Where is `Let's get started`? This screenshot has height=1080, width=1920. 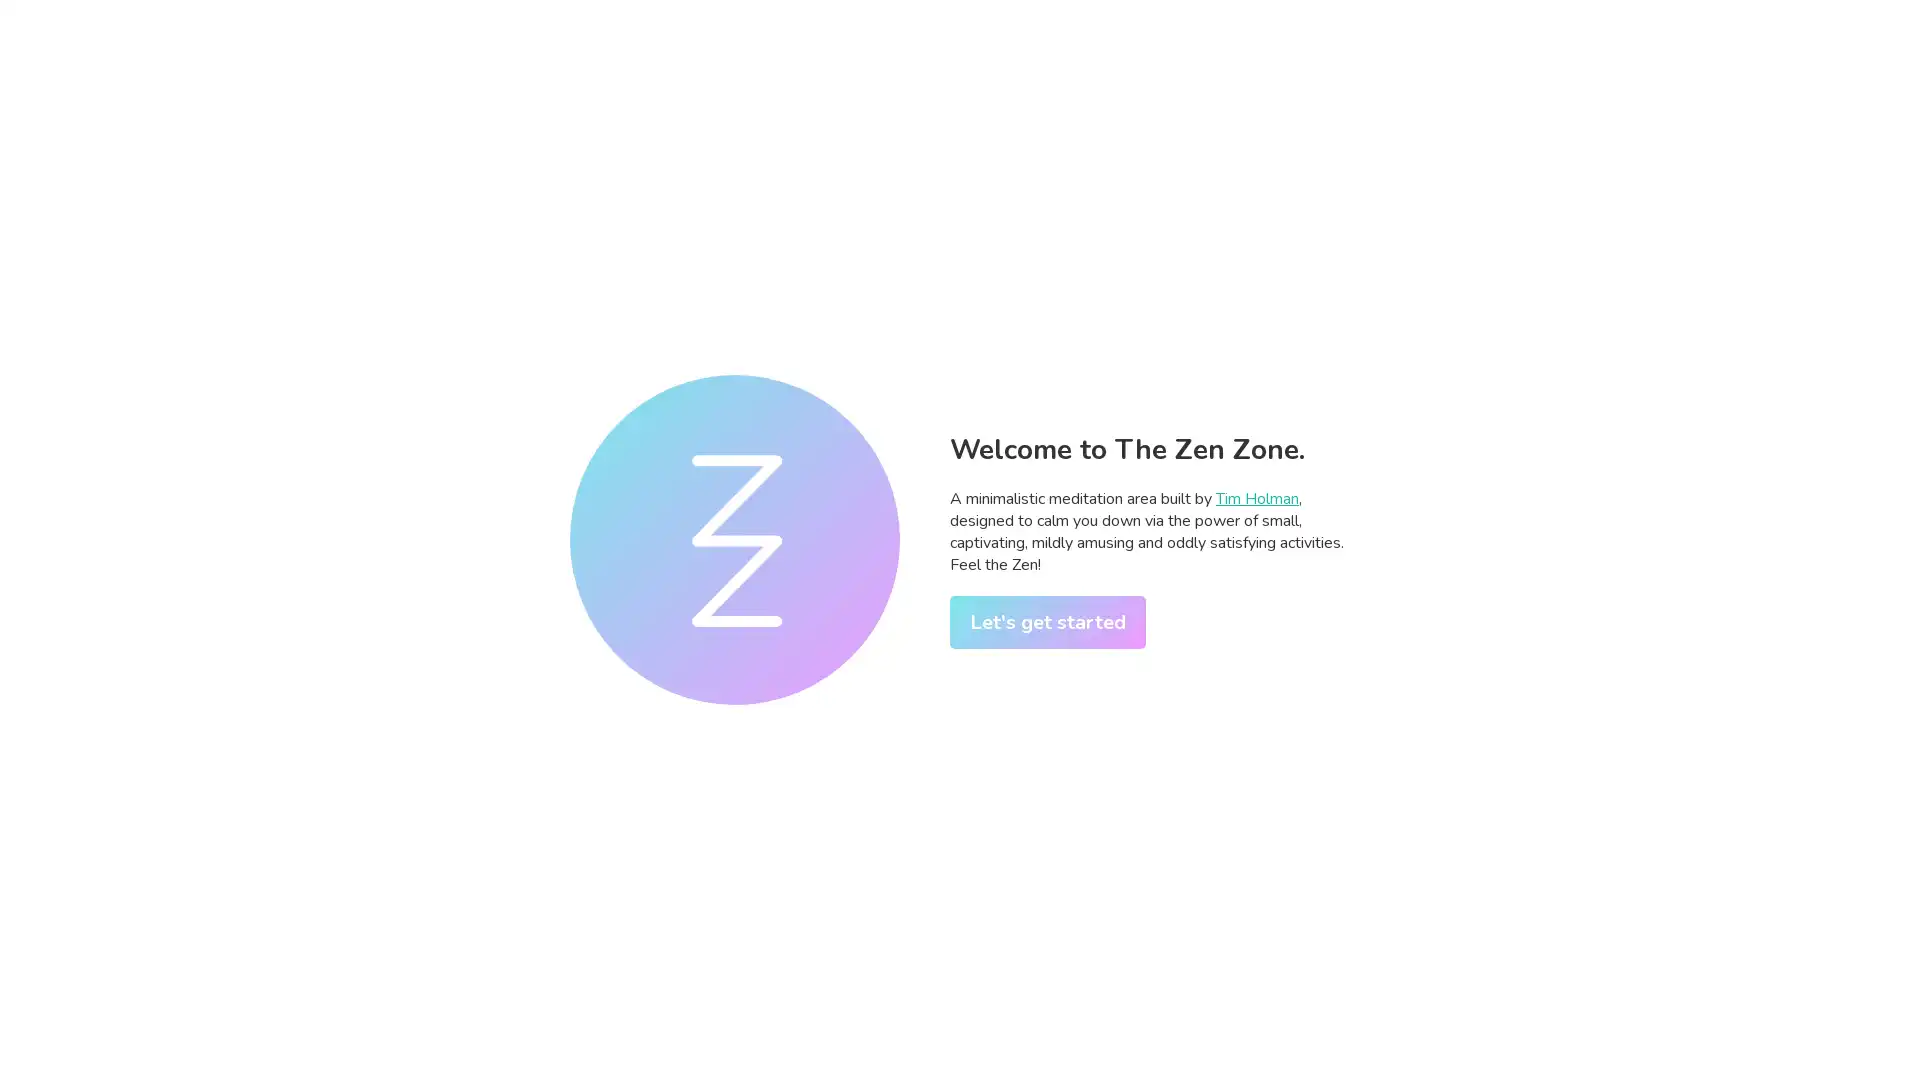 Let's get started is located at coordinates (1046, 620).